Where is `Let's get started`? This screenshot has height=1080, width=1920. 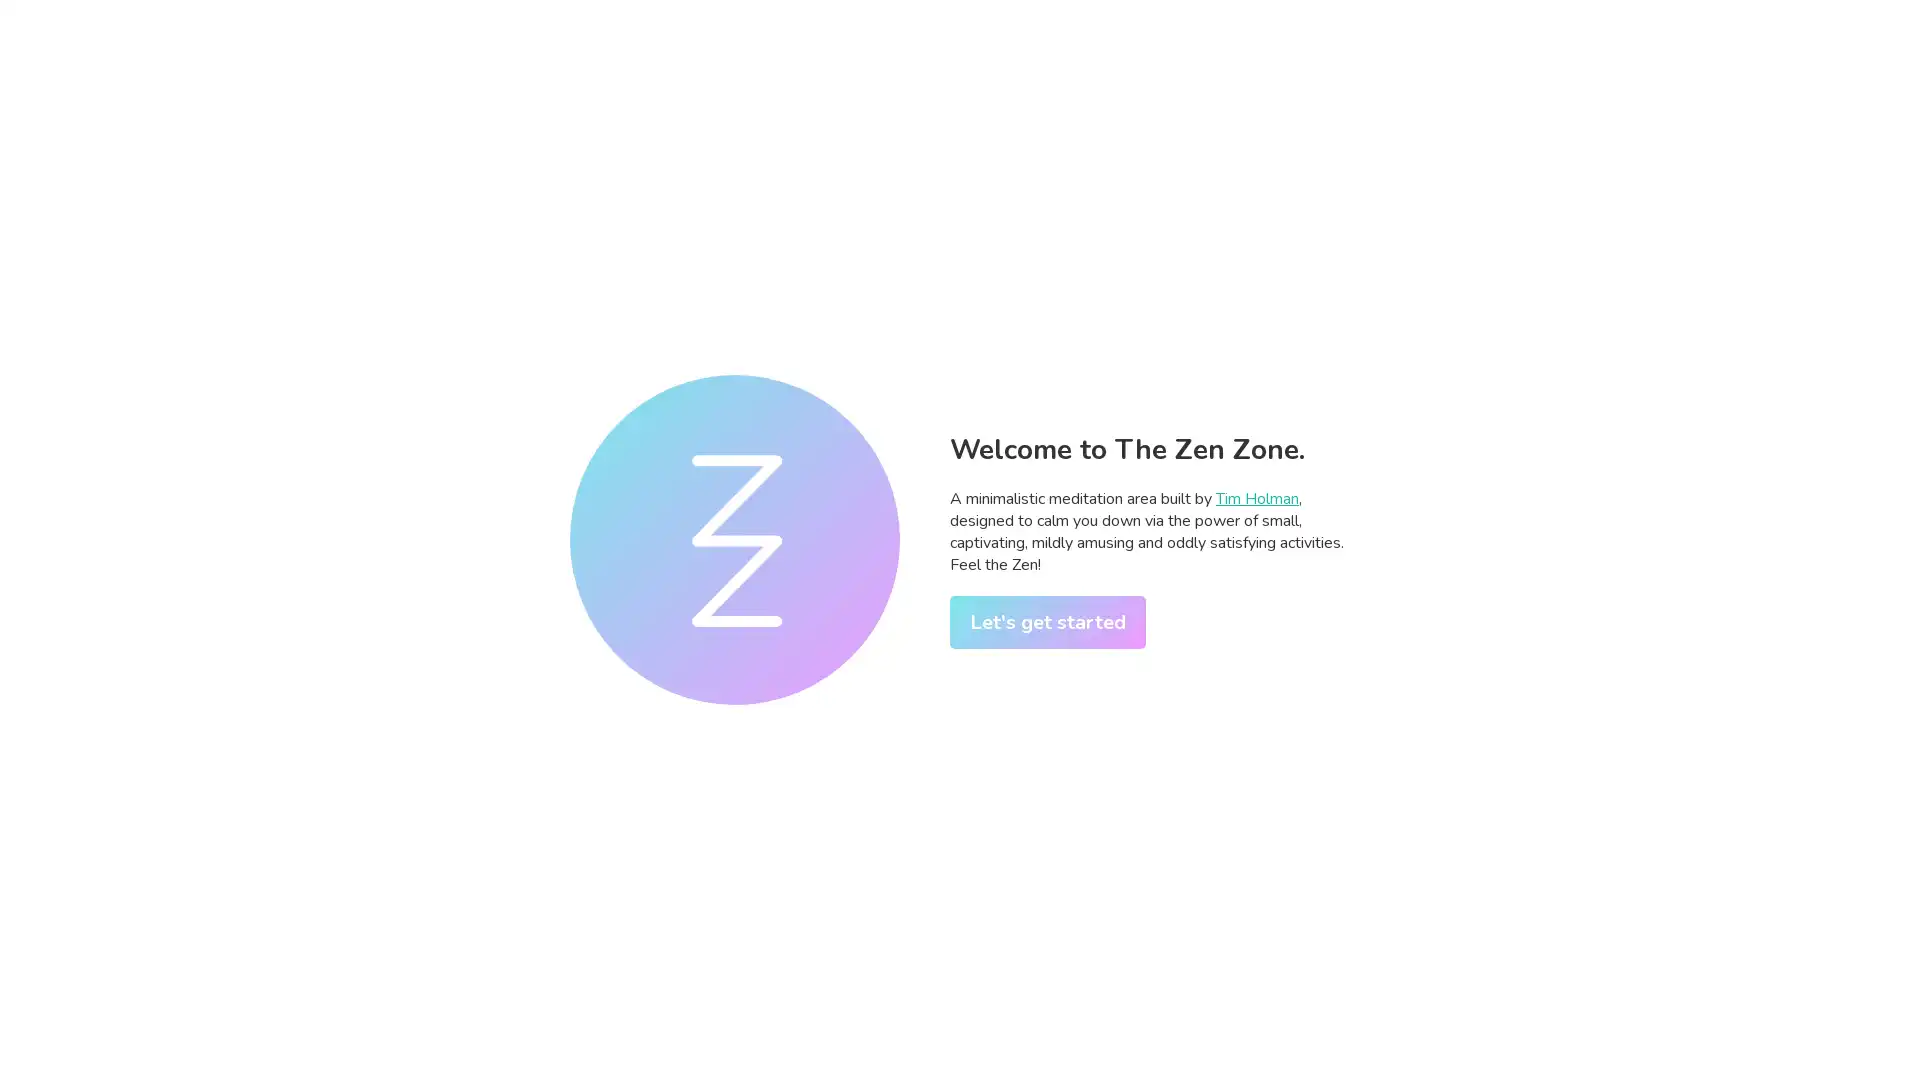 Let's get started is located at coordinates (1046, 620).